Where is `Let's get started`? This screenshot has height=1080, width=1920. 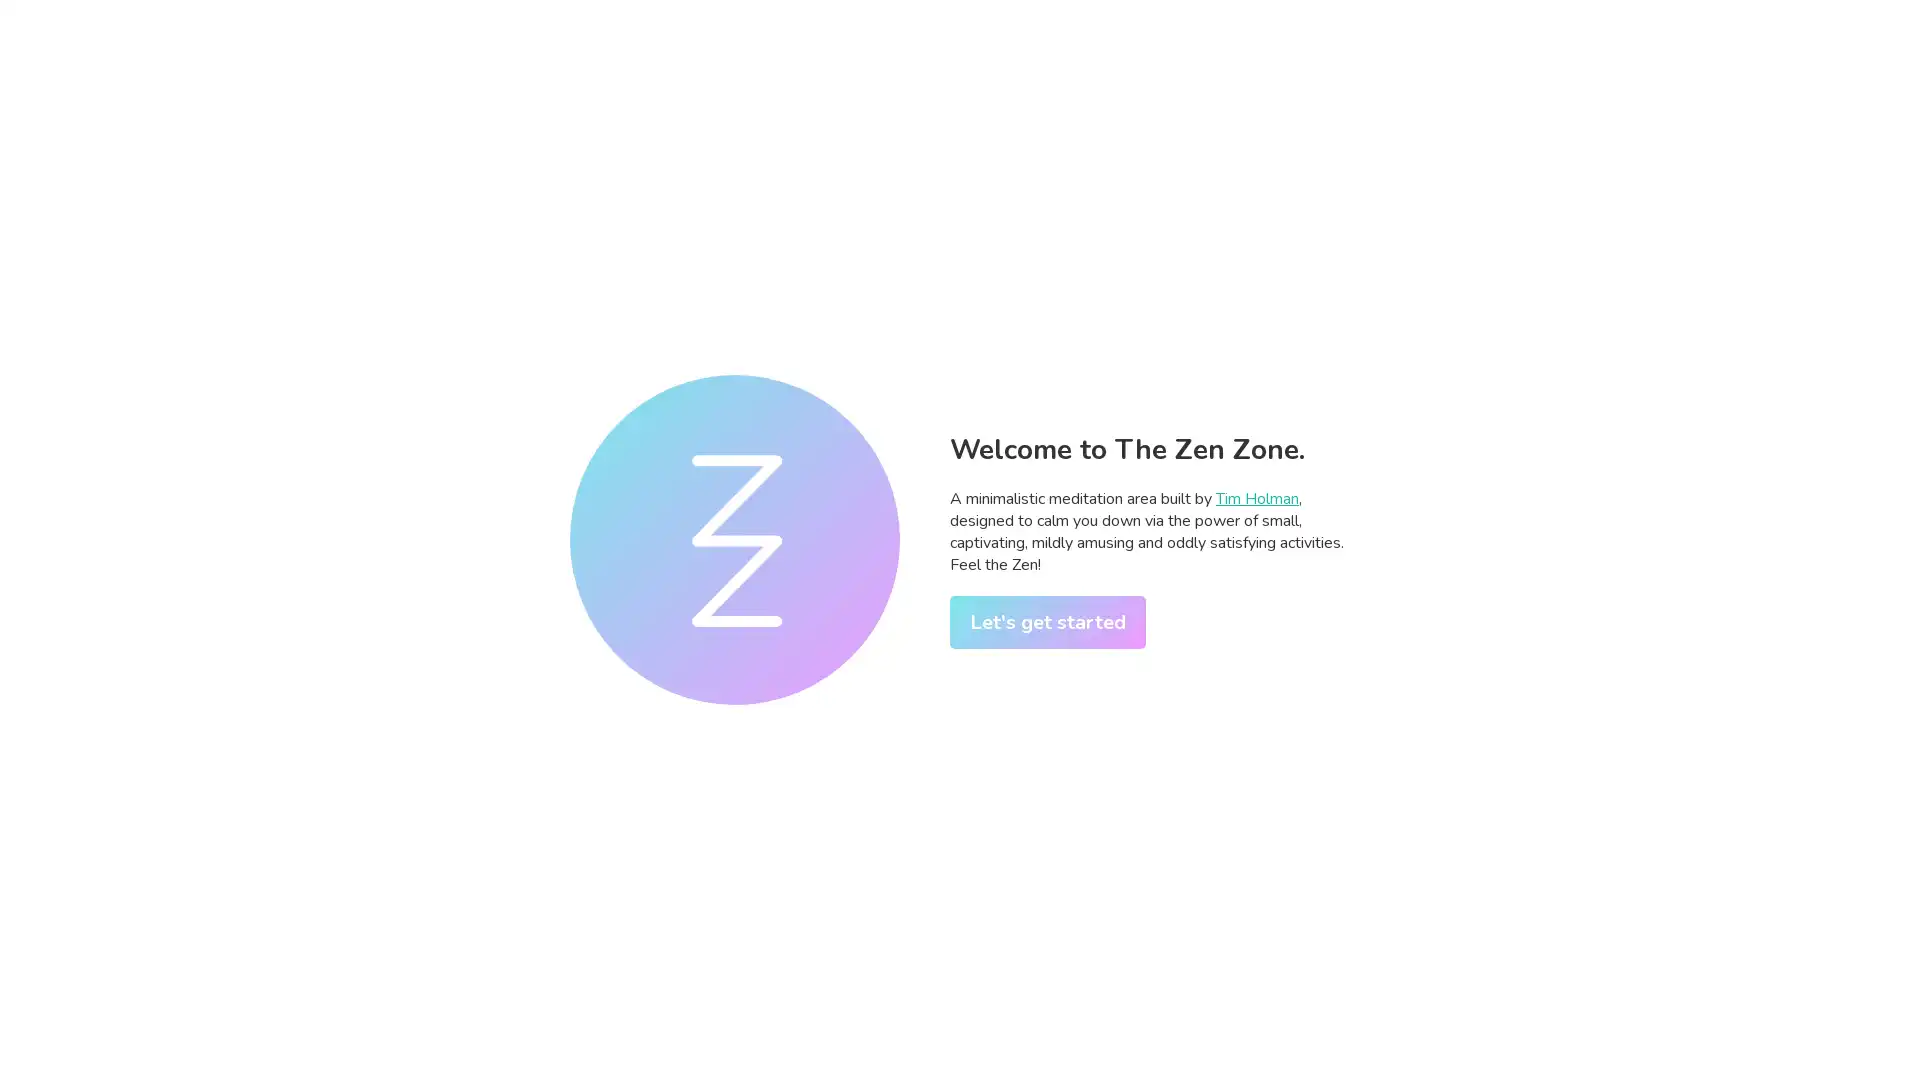 Let's get started is located at coordinates (1046, 620).